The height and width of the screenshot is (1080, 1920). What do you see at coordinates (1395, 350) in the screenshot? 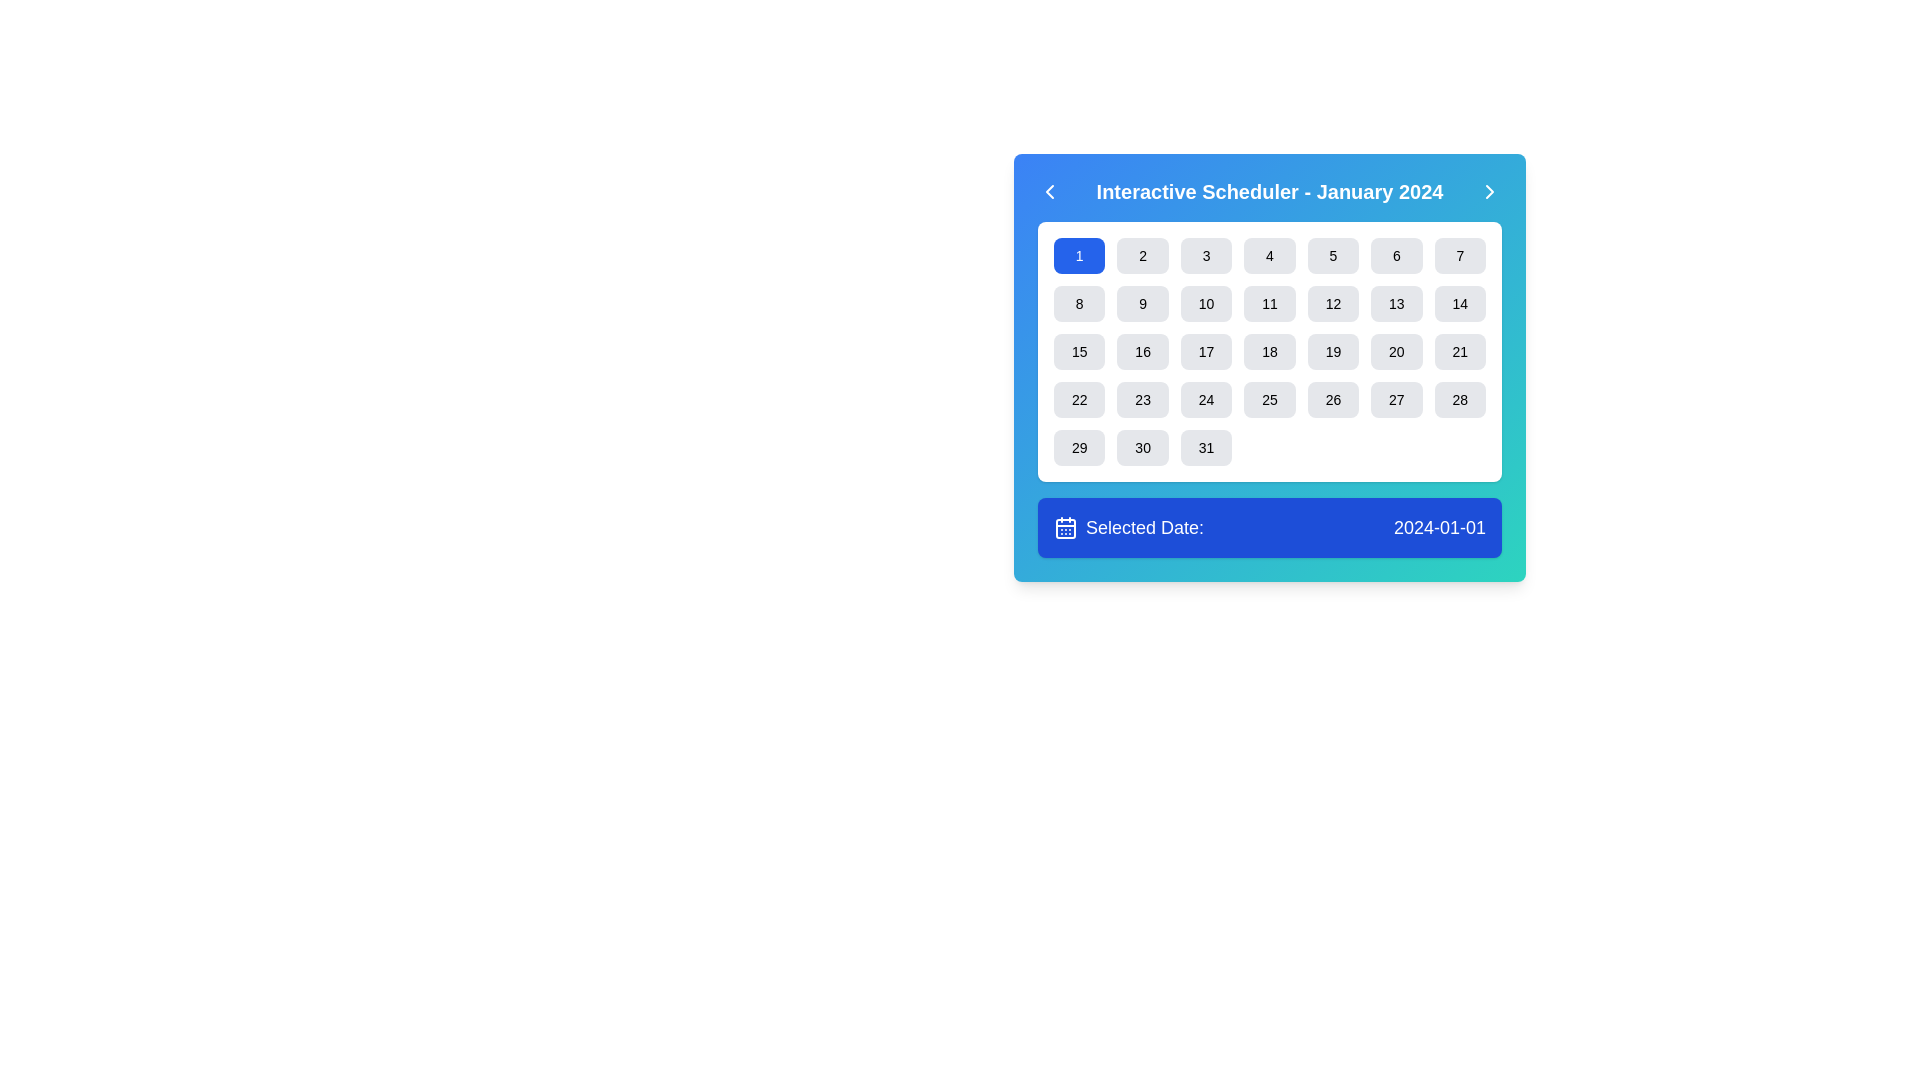
I see `the button representing the date '20' in the calendar interface` at bounding box center [1395, 350].